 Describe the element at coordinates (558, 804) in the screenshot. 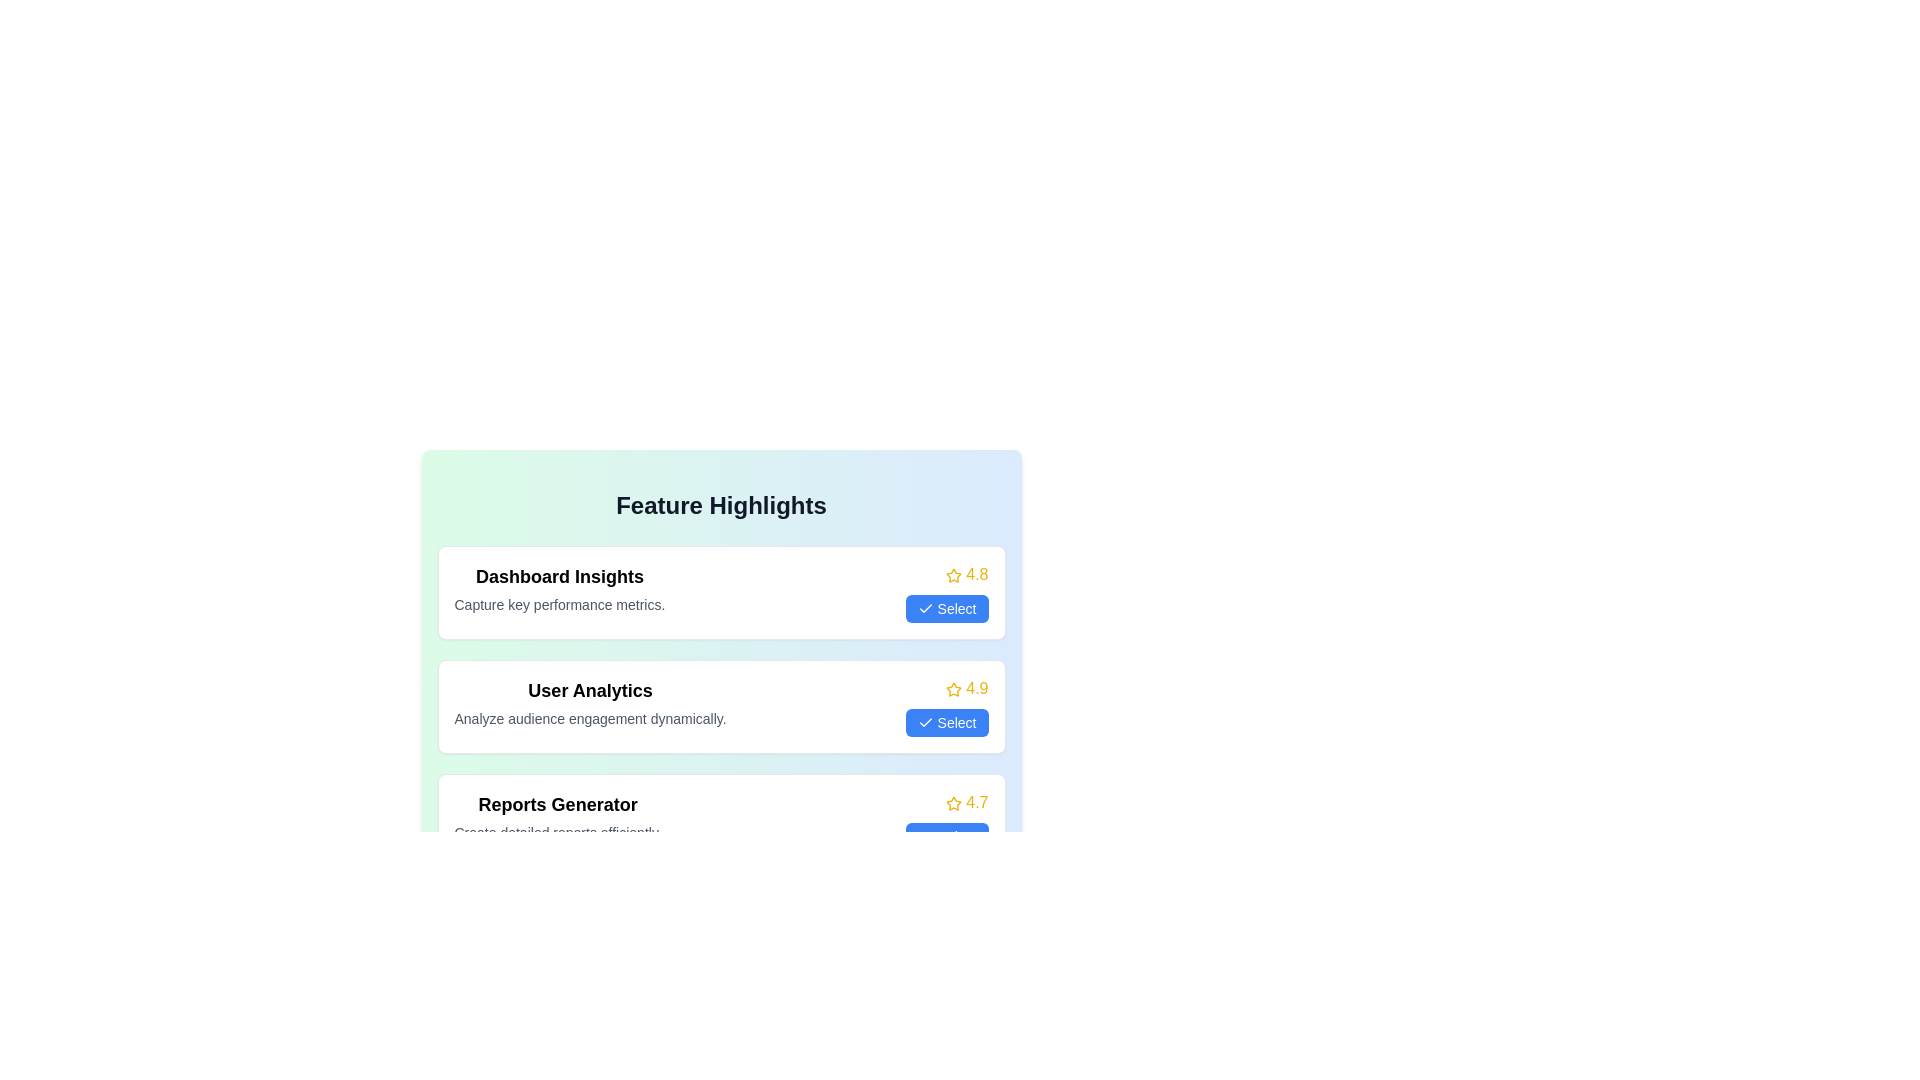

I see `the text of Reports Generator to read the full description` at that location.